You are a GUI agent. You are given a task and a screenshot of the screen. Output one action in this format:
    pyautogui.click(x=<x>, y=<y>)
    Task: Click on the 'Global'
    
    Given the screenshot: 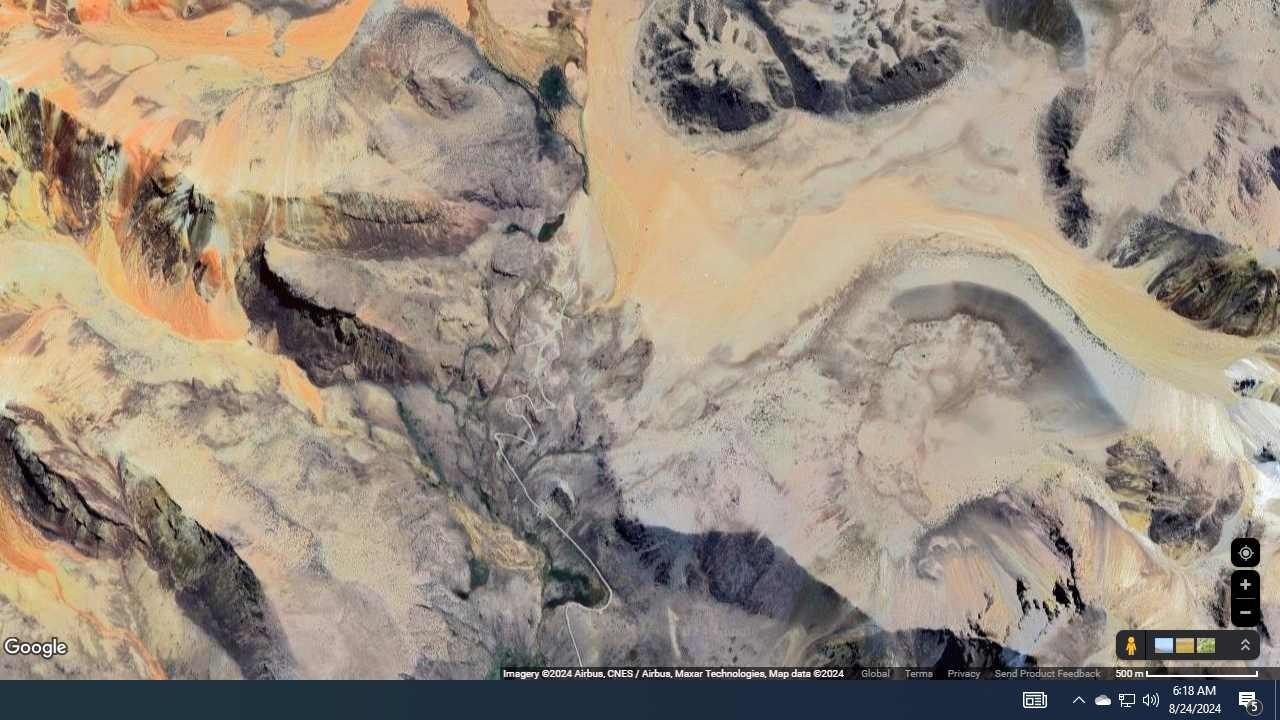 What is the action you would take?
    pyautogui.click(x=875, y=673)
    